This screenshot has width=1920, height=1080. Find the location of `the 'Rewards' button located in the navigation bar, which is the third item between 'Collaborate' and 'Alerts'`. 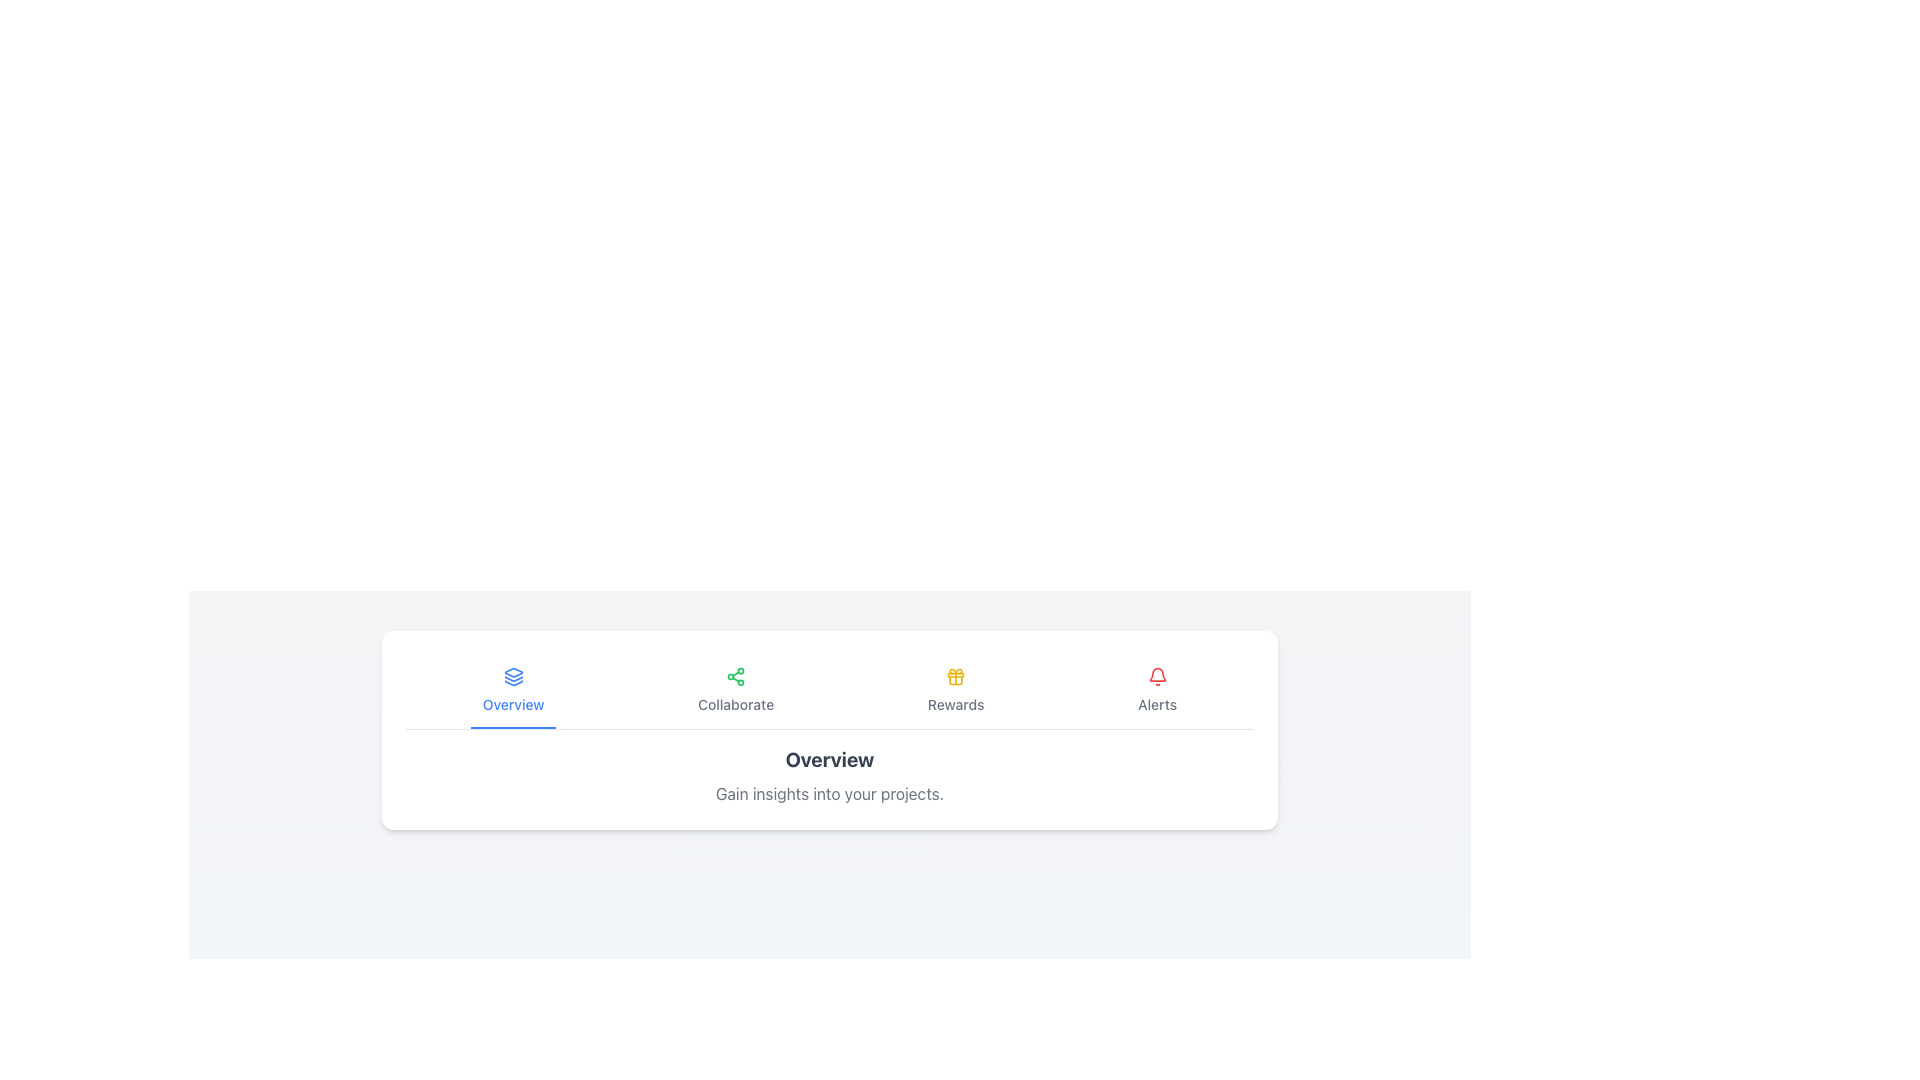

the 'Rewards' button located in the navigation bar, which is the third item between 'Collaborate' and 'Alerts' is located at coordinates (954, 690).